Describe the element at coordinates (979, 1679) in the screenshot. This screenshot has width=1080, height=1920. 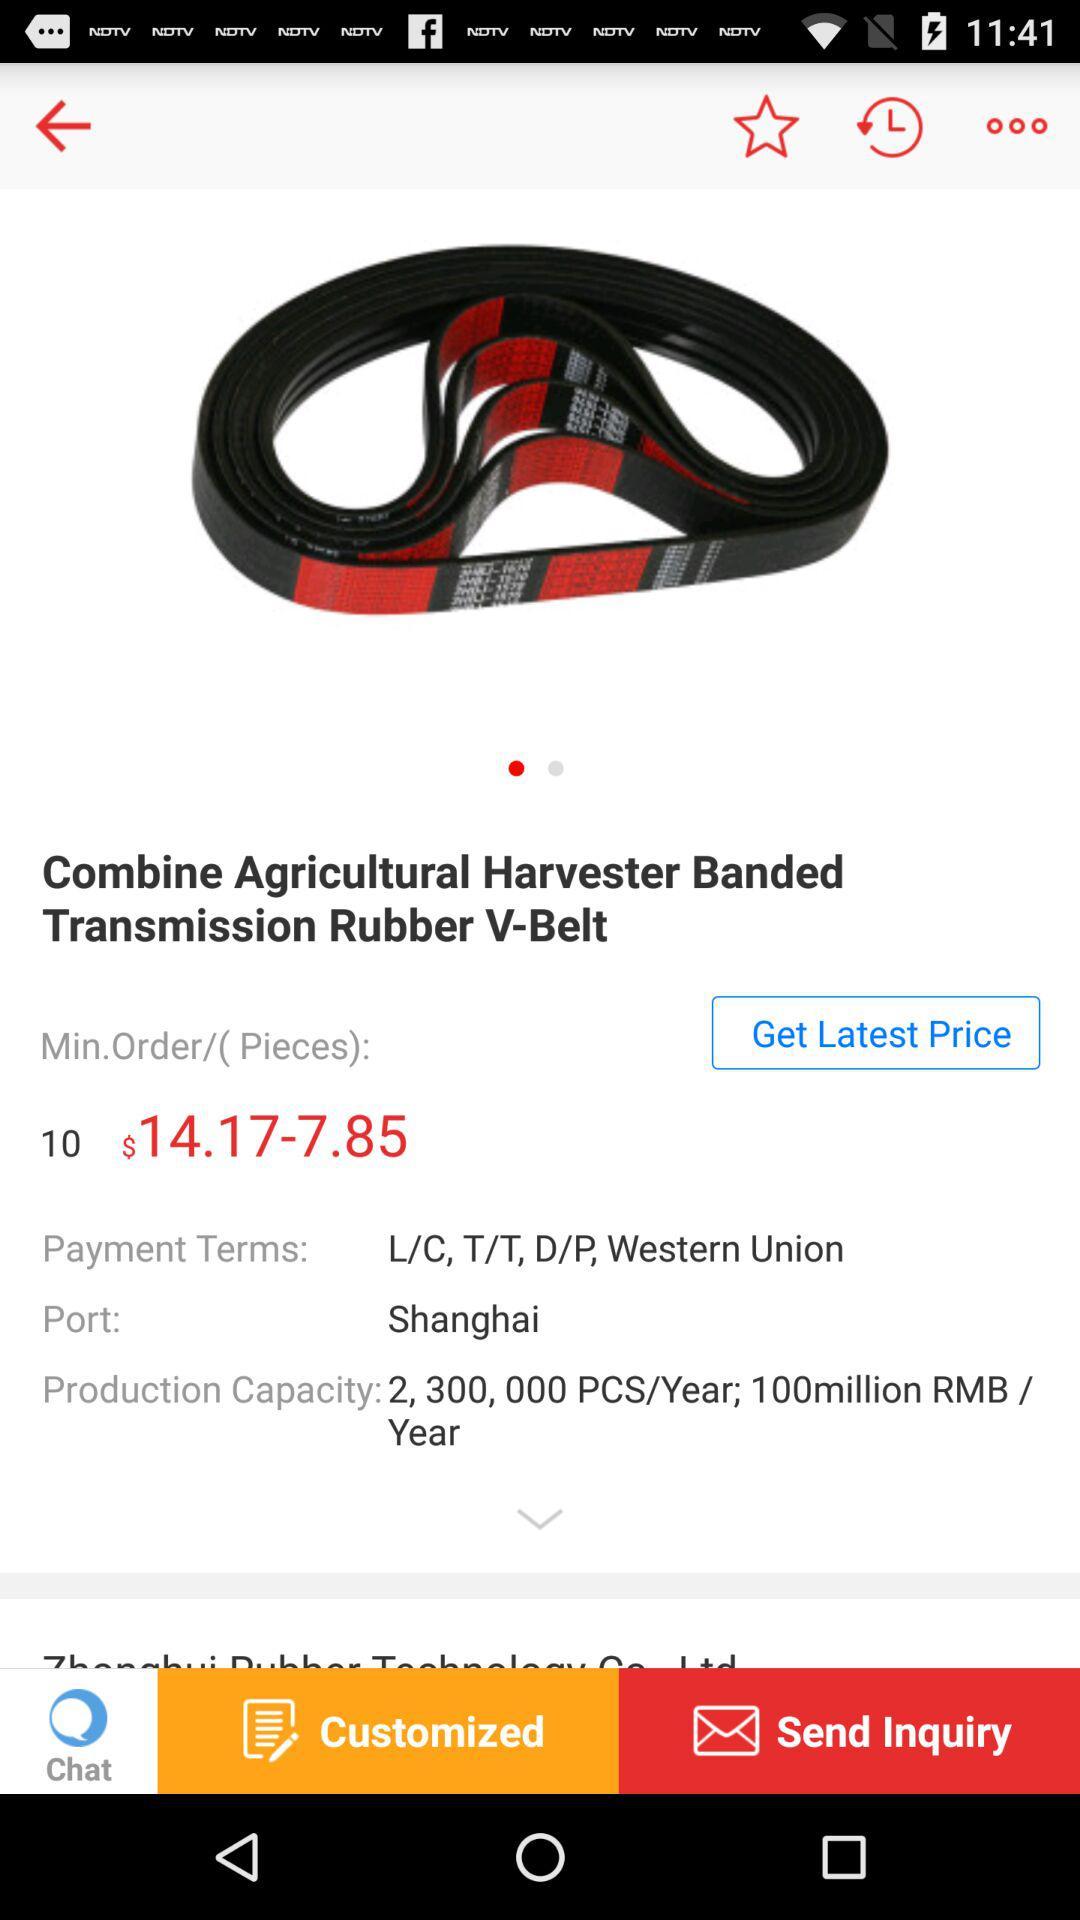
I see `the minus icon` at that location.